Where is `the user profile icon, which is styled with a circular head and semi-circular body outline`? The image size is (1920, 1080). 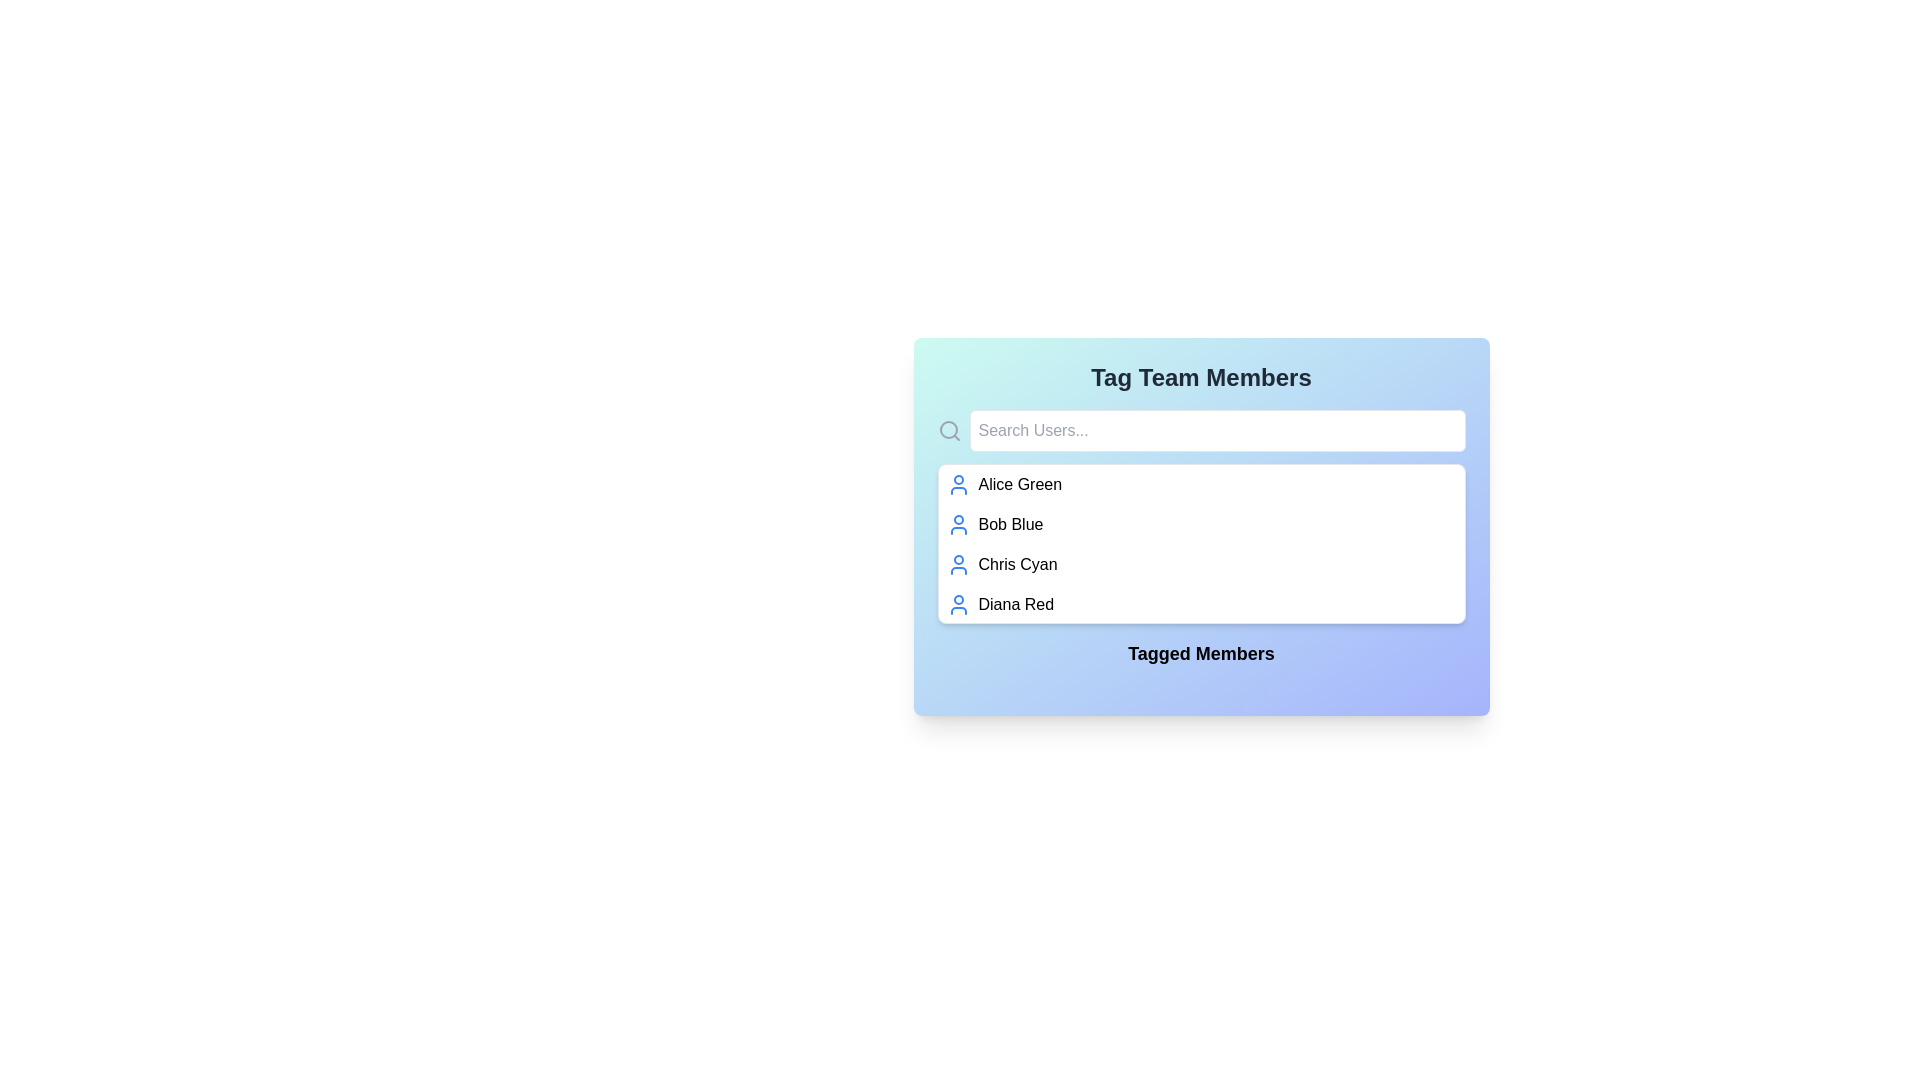
the user profile icon, which is styled with a circular head and semi-circular body outline is located at coordinates (957, 564).